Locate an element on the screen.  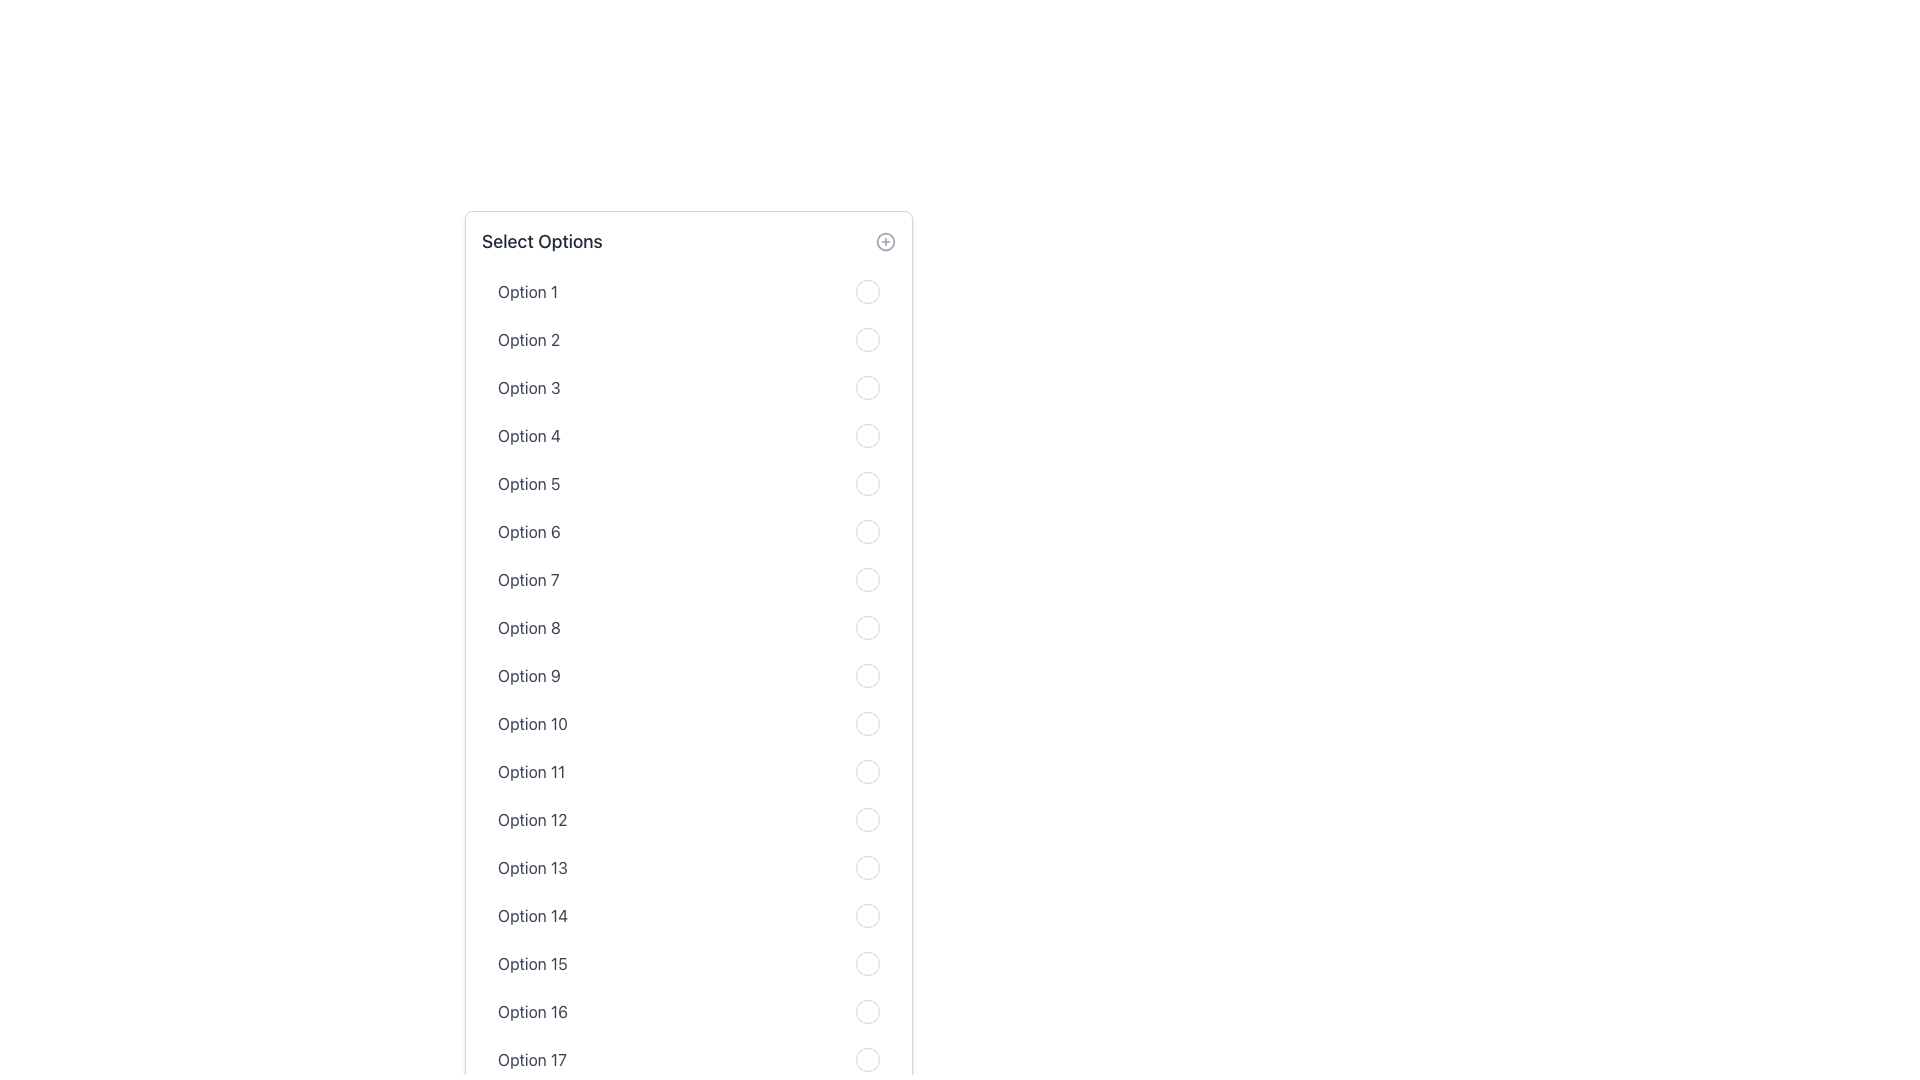
the second radio button labeled 'Option 9' is located at coordinates (868, 675).